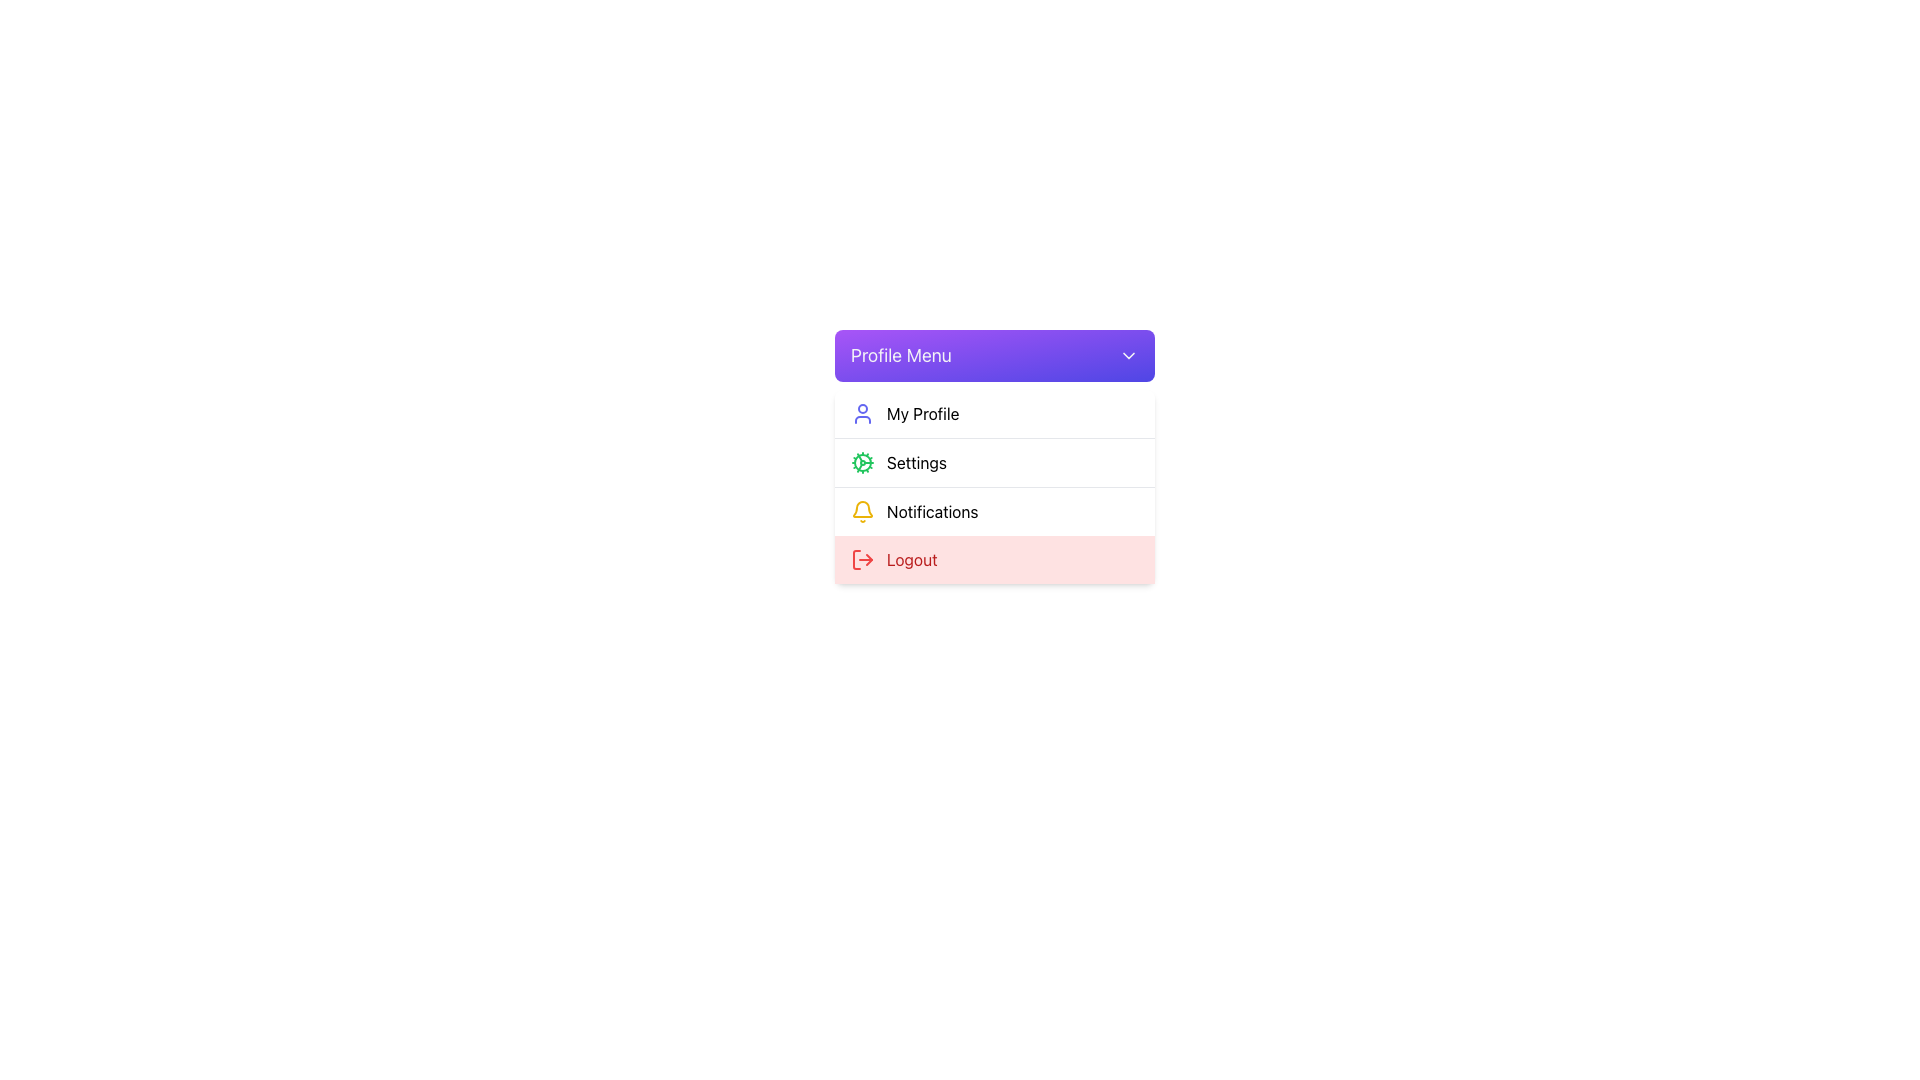  Describe the element at coordinates (922, 412) in the screenshot. I see `text label displaying 'My Profile' located in the dropdown menu beside the user profile icon` at that location.